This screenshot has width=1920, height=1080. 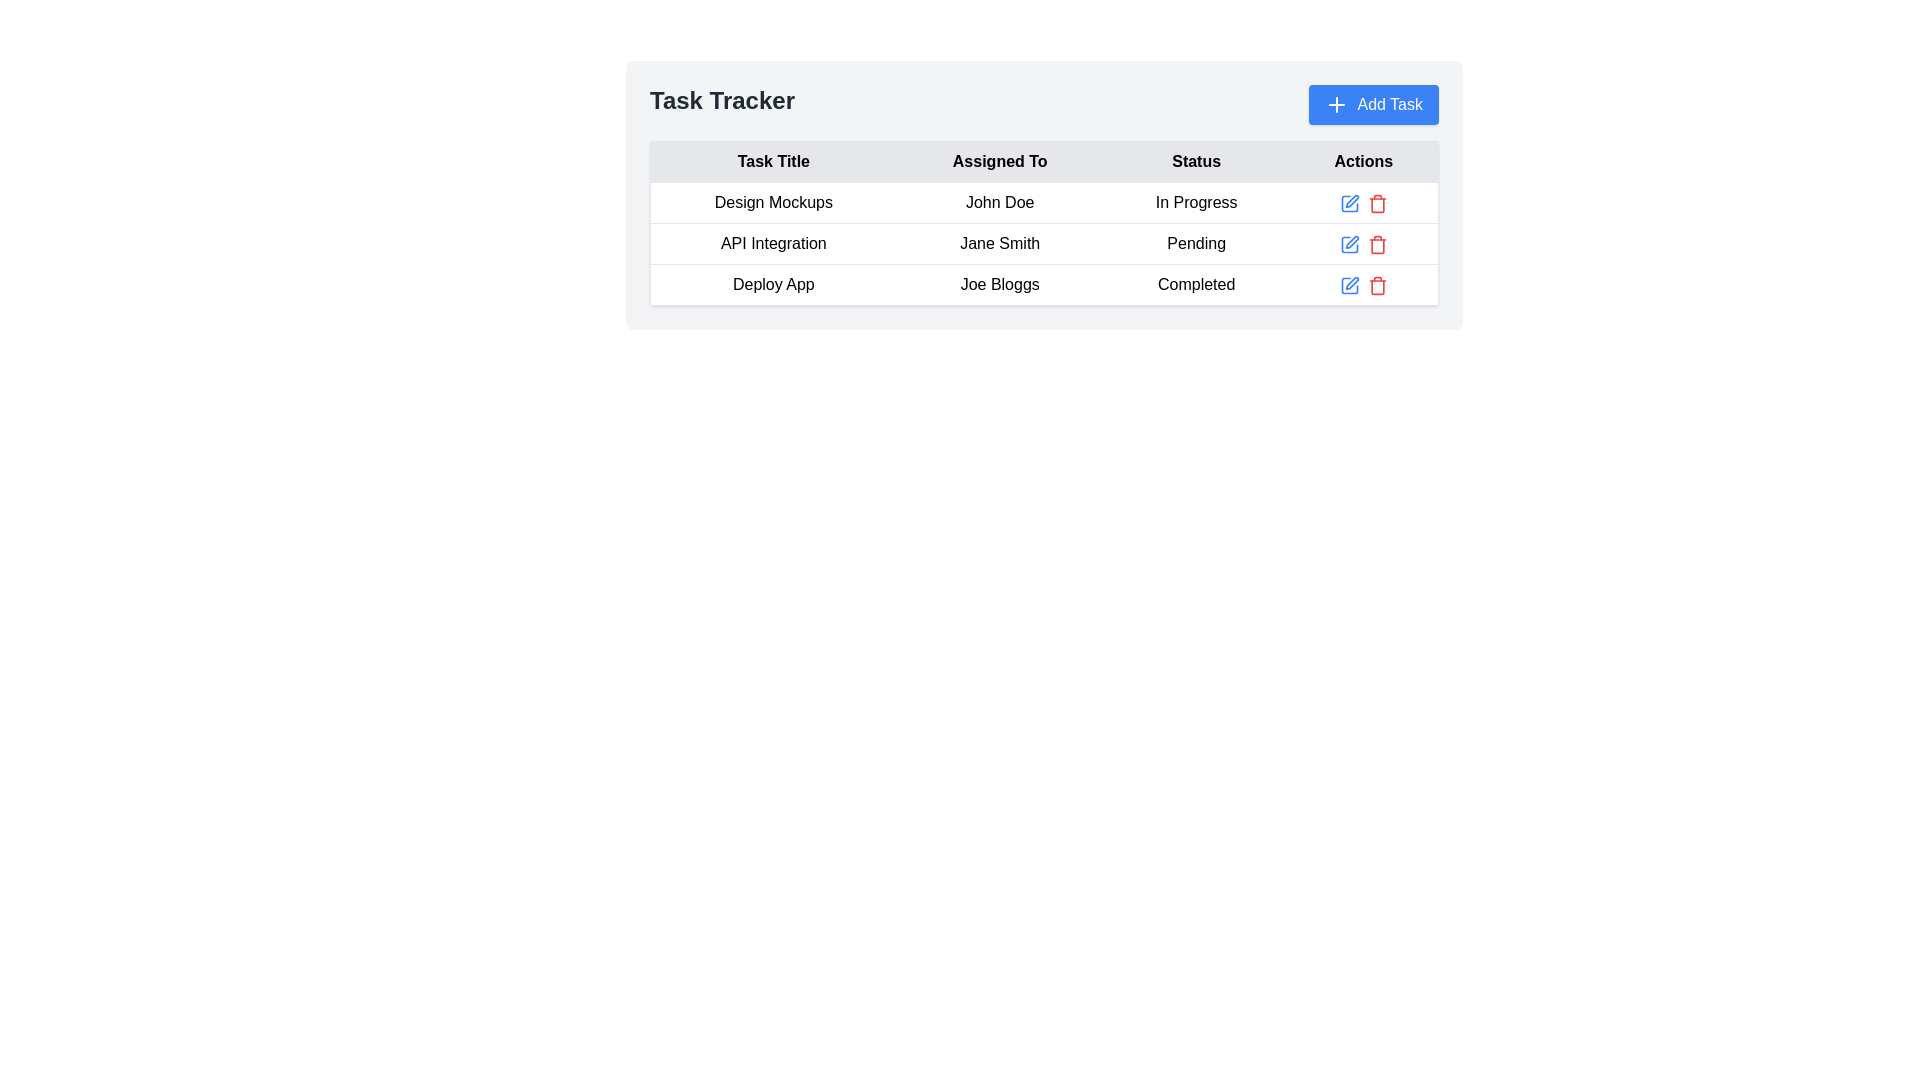 I want to click on text displayed in the 'Task Title' Table Header, which is in bold black font on a light gray background, so click(x=772, y=161).